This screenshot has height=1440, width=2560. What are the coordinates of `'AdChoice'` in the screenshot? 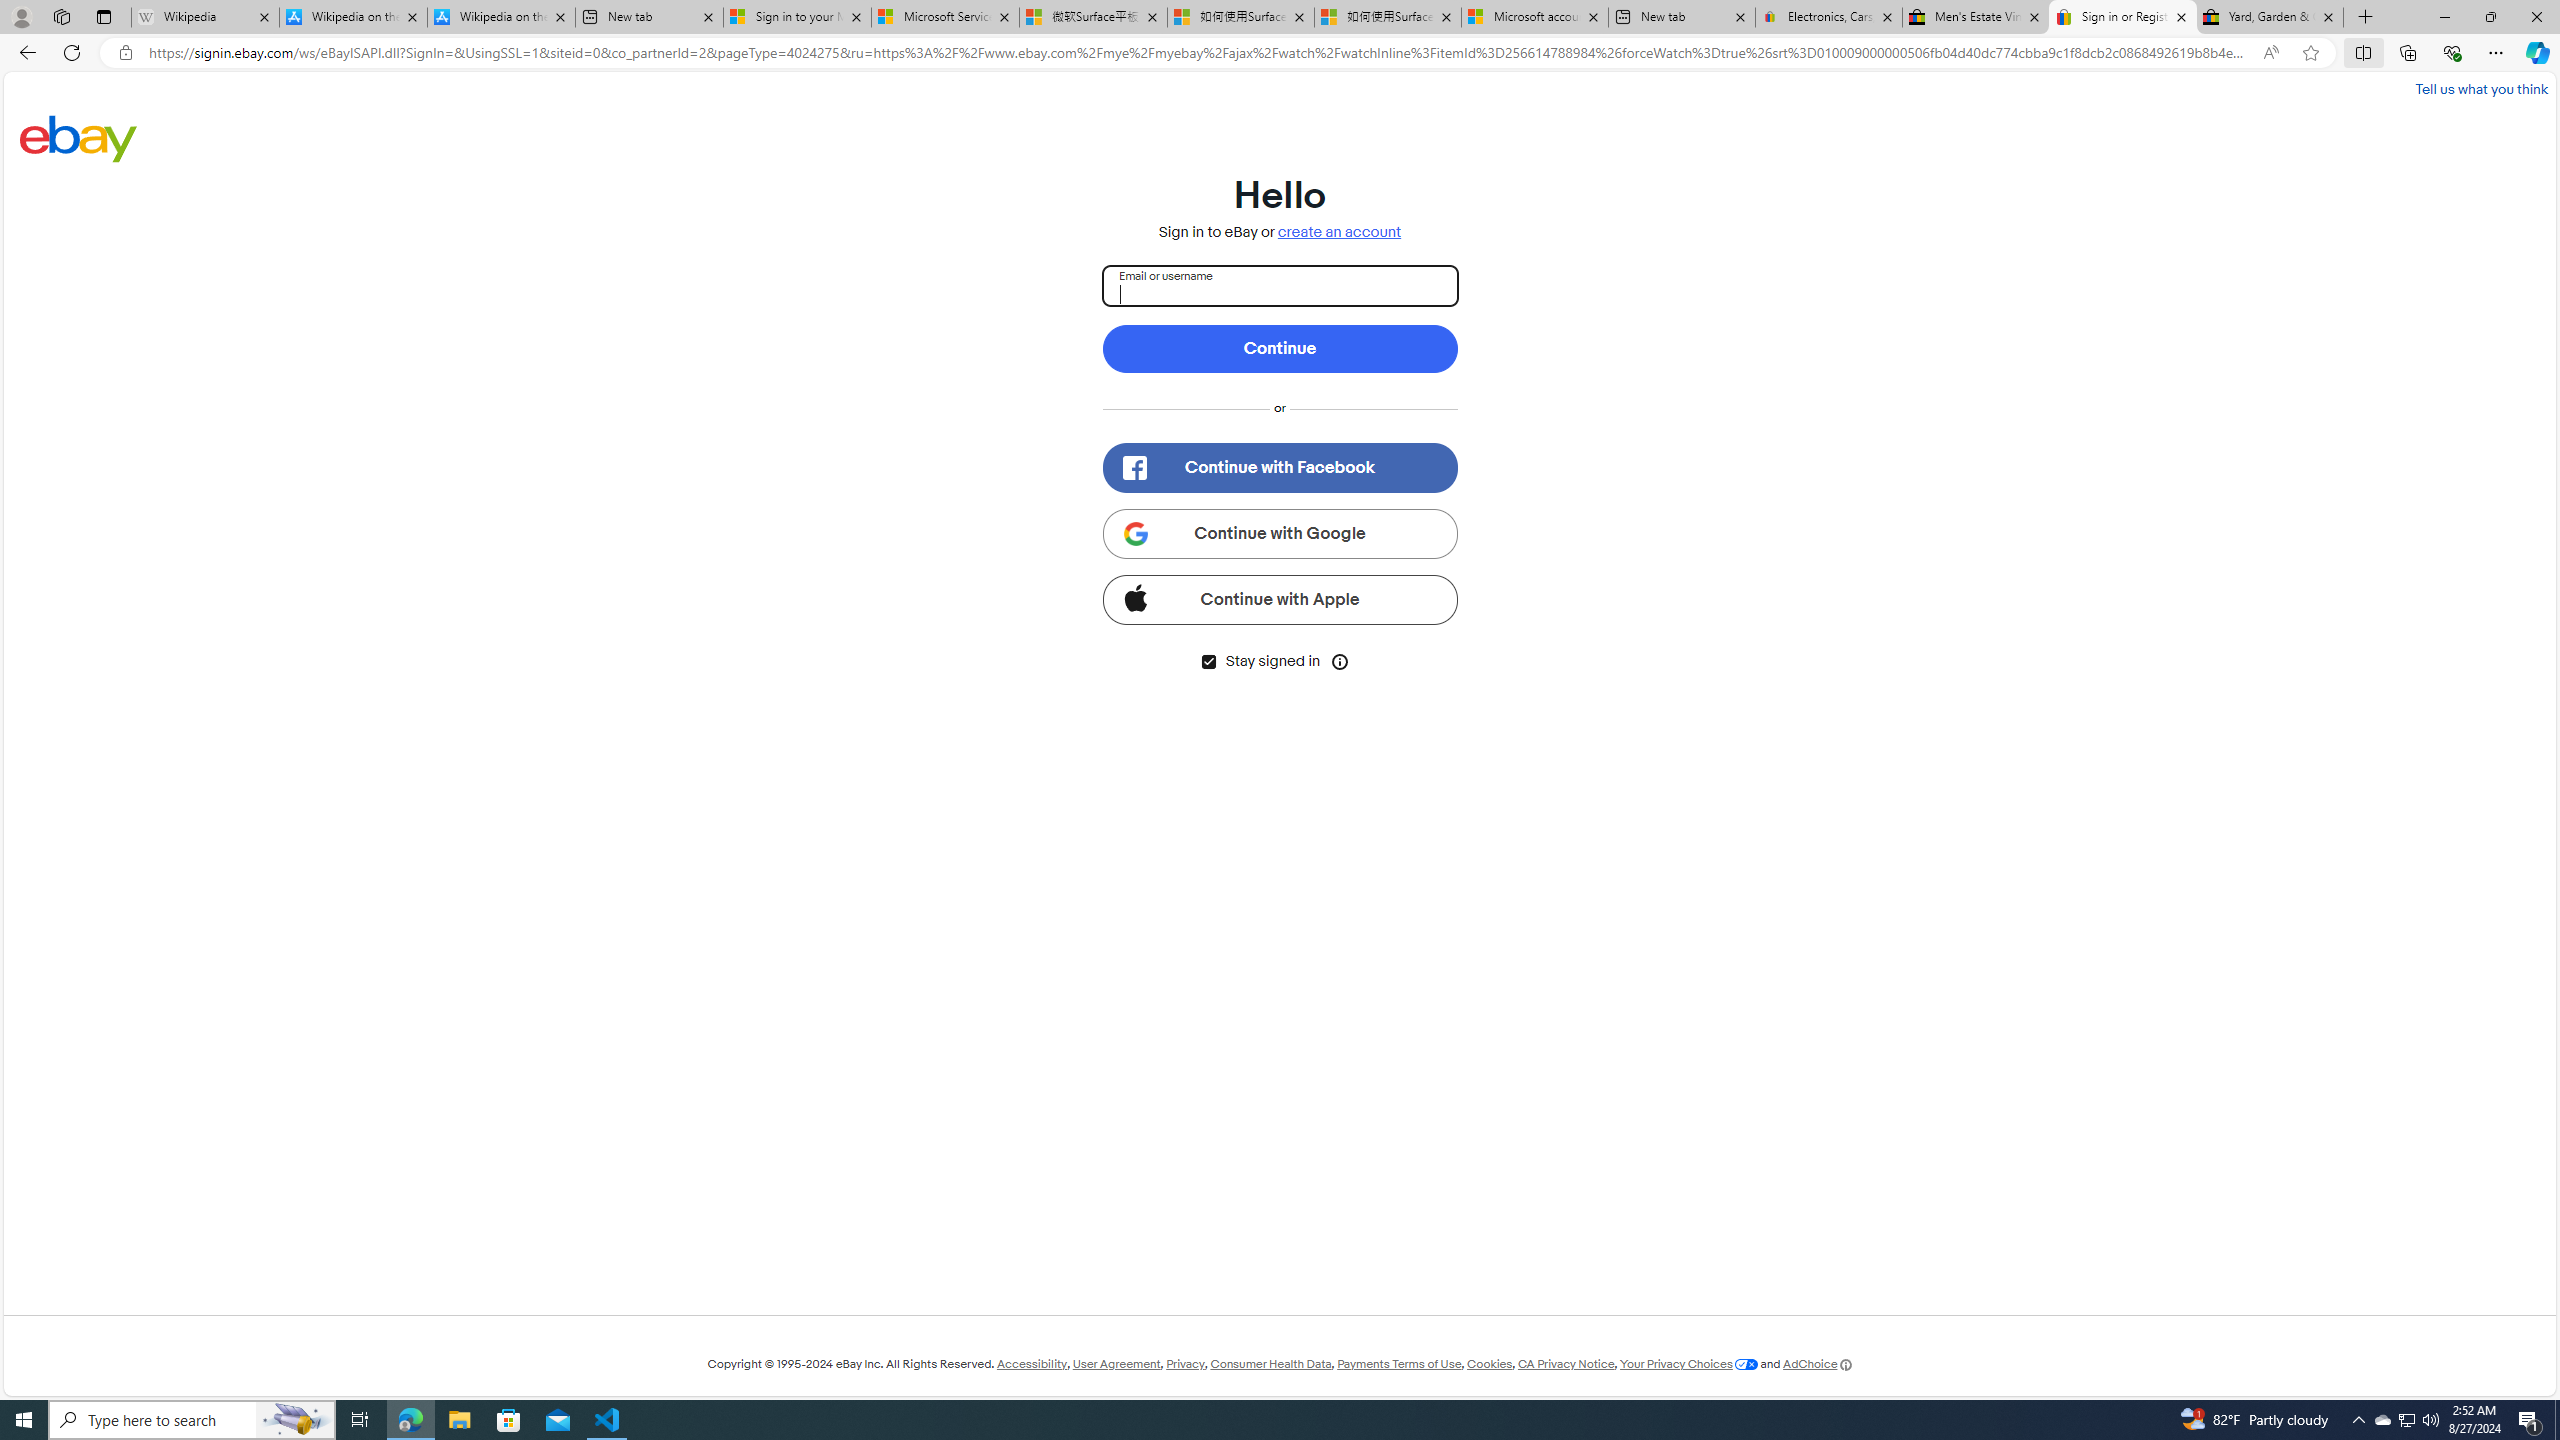 It's located at (1817, 1363).